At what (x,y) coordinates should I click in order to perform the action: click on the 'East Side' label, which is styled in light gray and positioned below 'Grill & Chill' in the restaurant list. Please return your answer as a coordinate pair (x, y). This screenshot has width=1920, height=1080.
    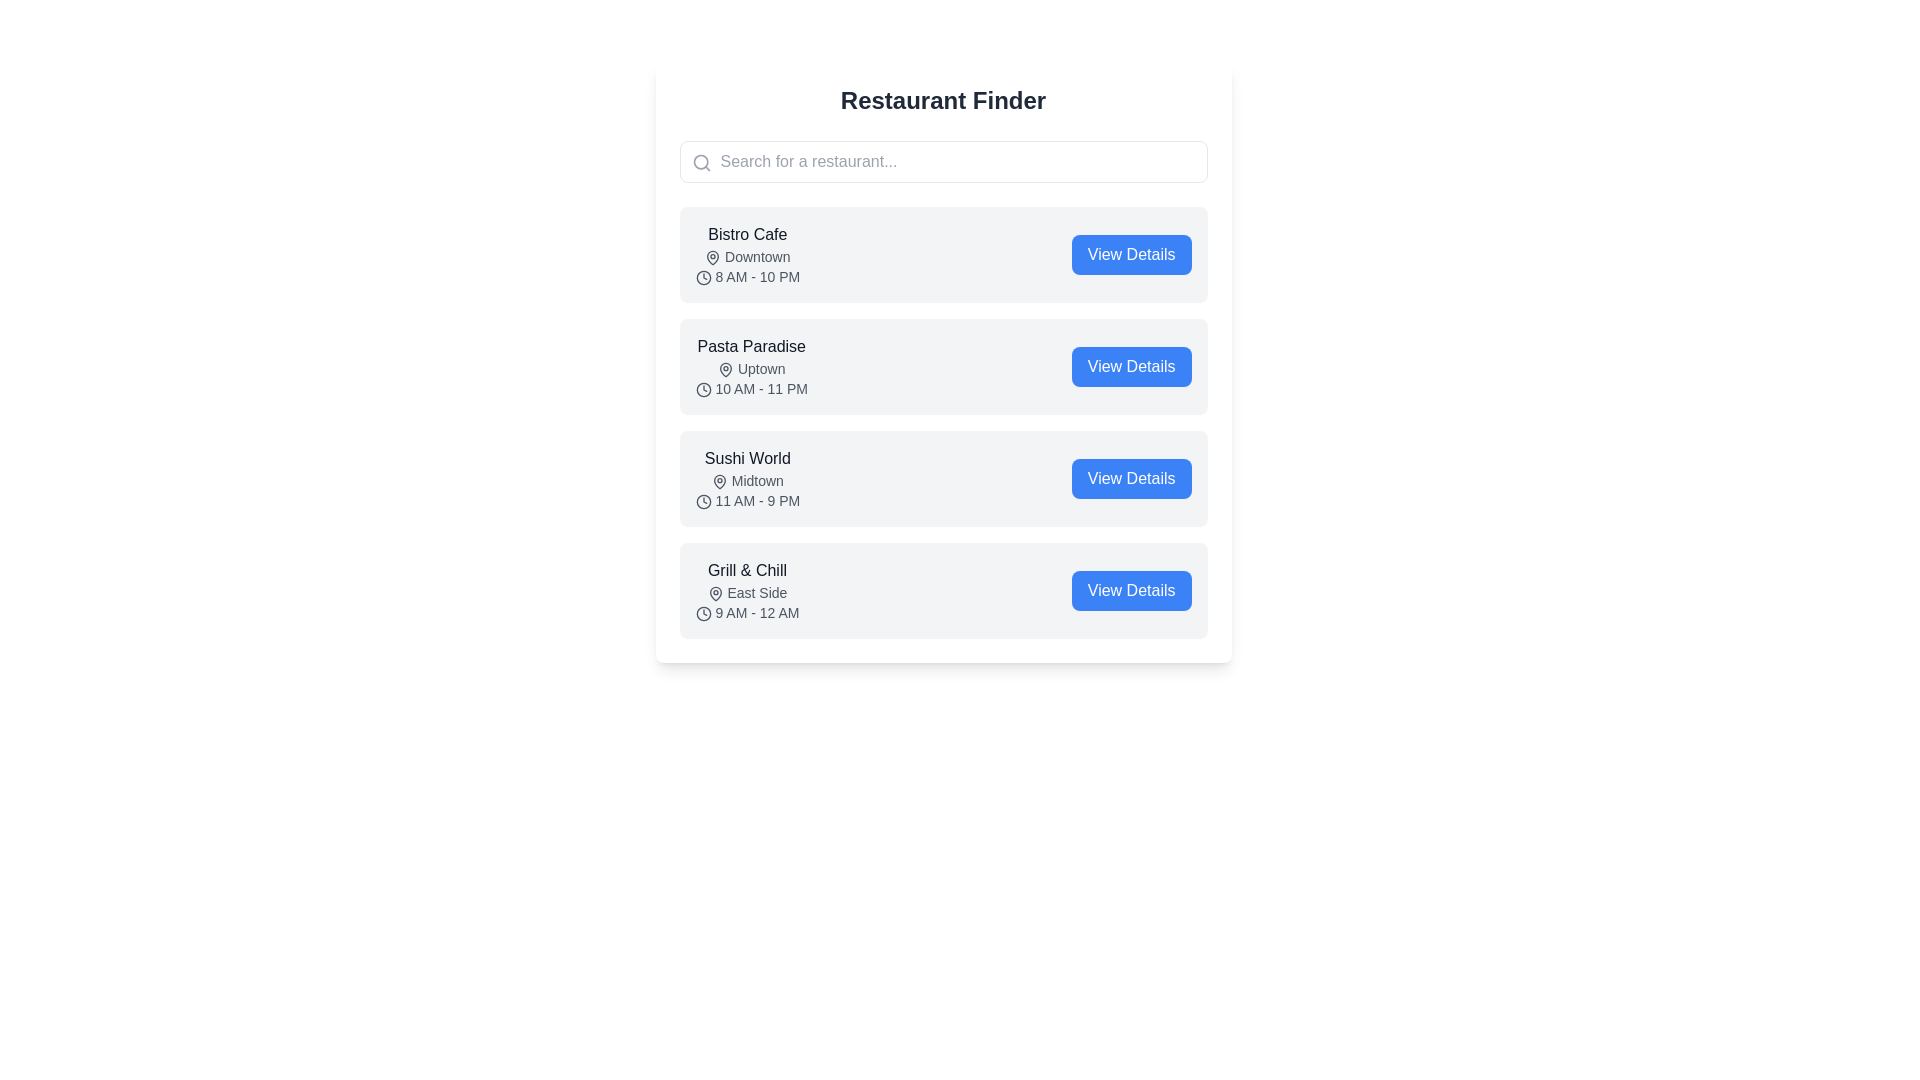
    Looking at the image, I should click on (746, 592).